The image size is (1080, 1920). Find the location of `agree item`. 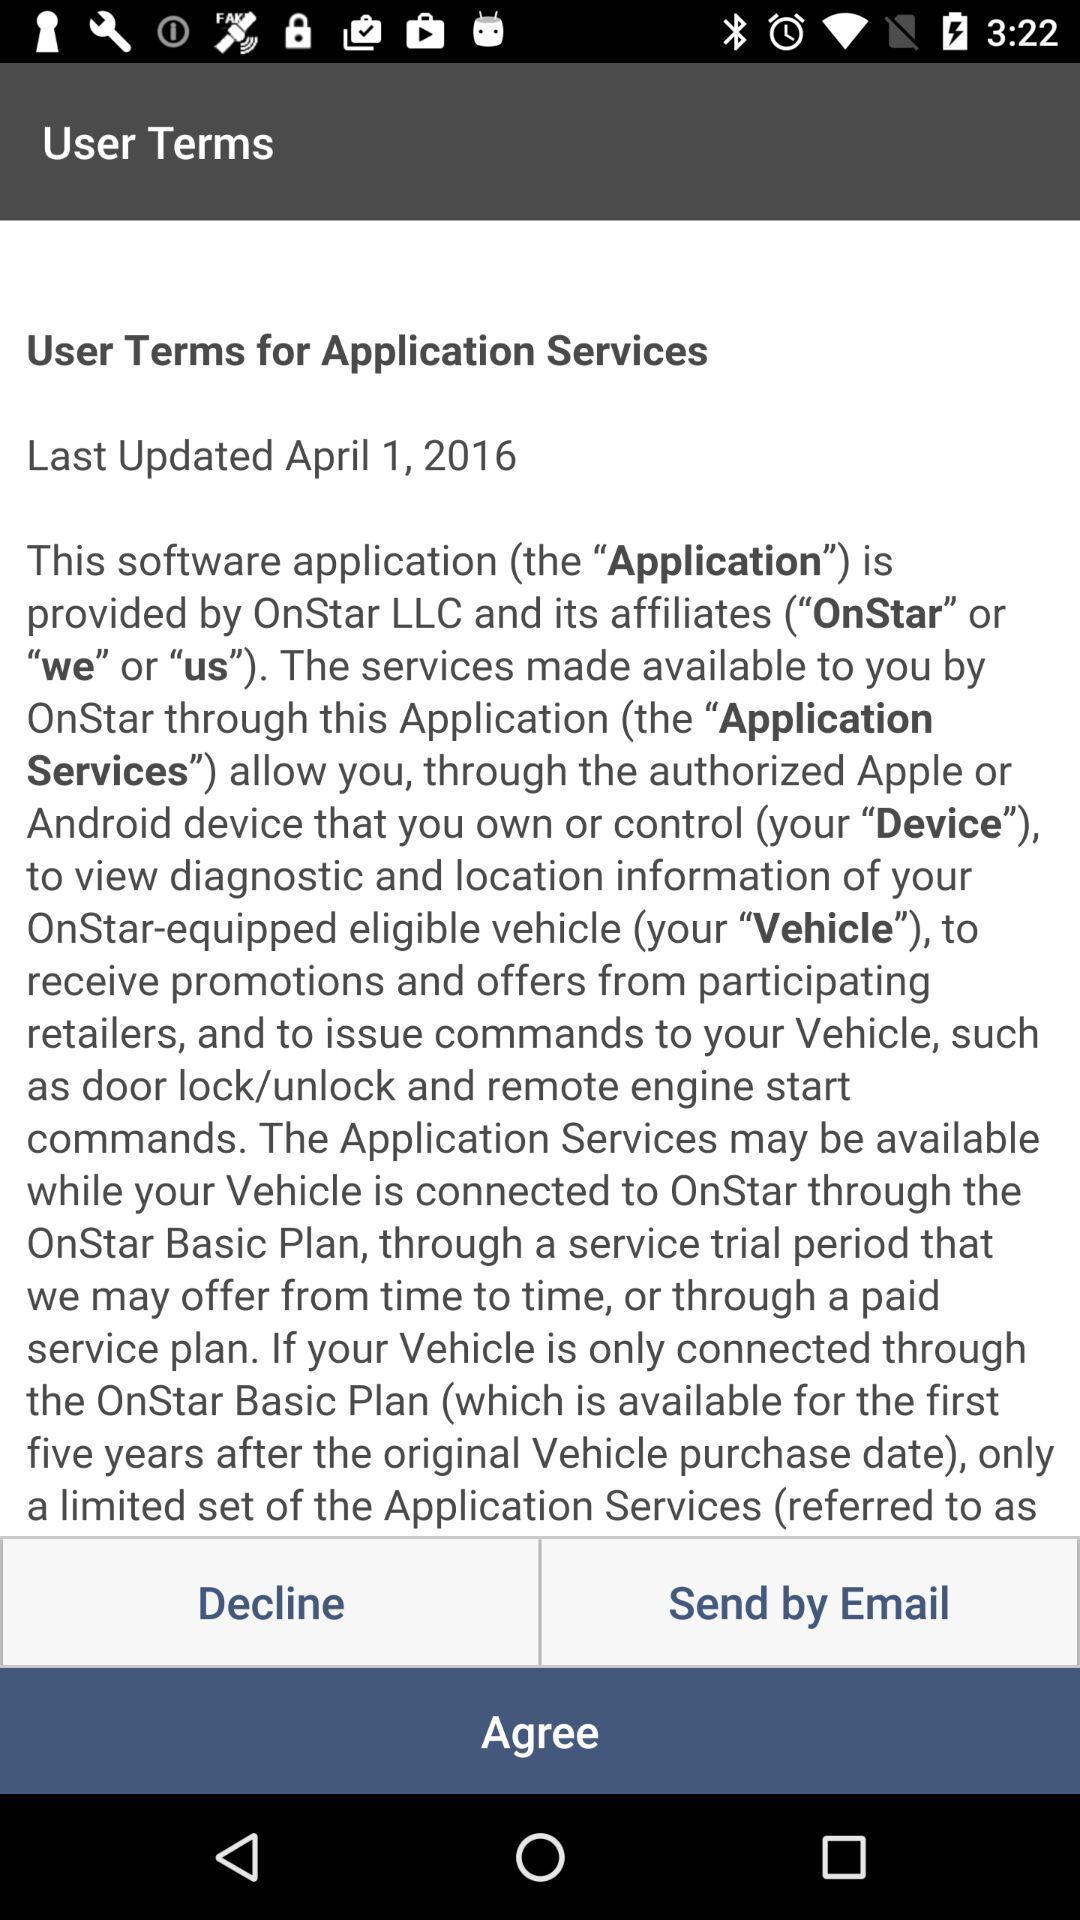

agree item is located at coordinates (540, 1730).